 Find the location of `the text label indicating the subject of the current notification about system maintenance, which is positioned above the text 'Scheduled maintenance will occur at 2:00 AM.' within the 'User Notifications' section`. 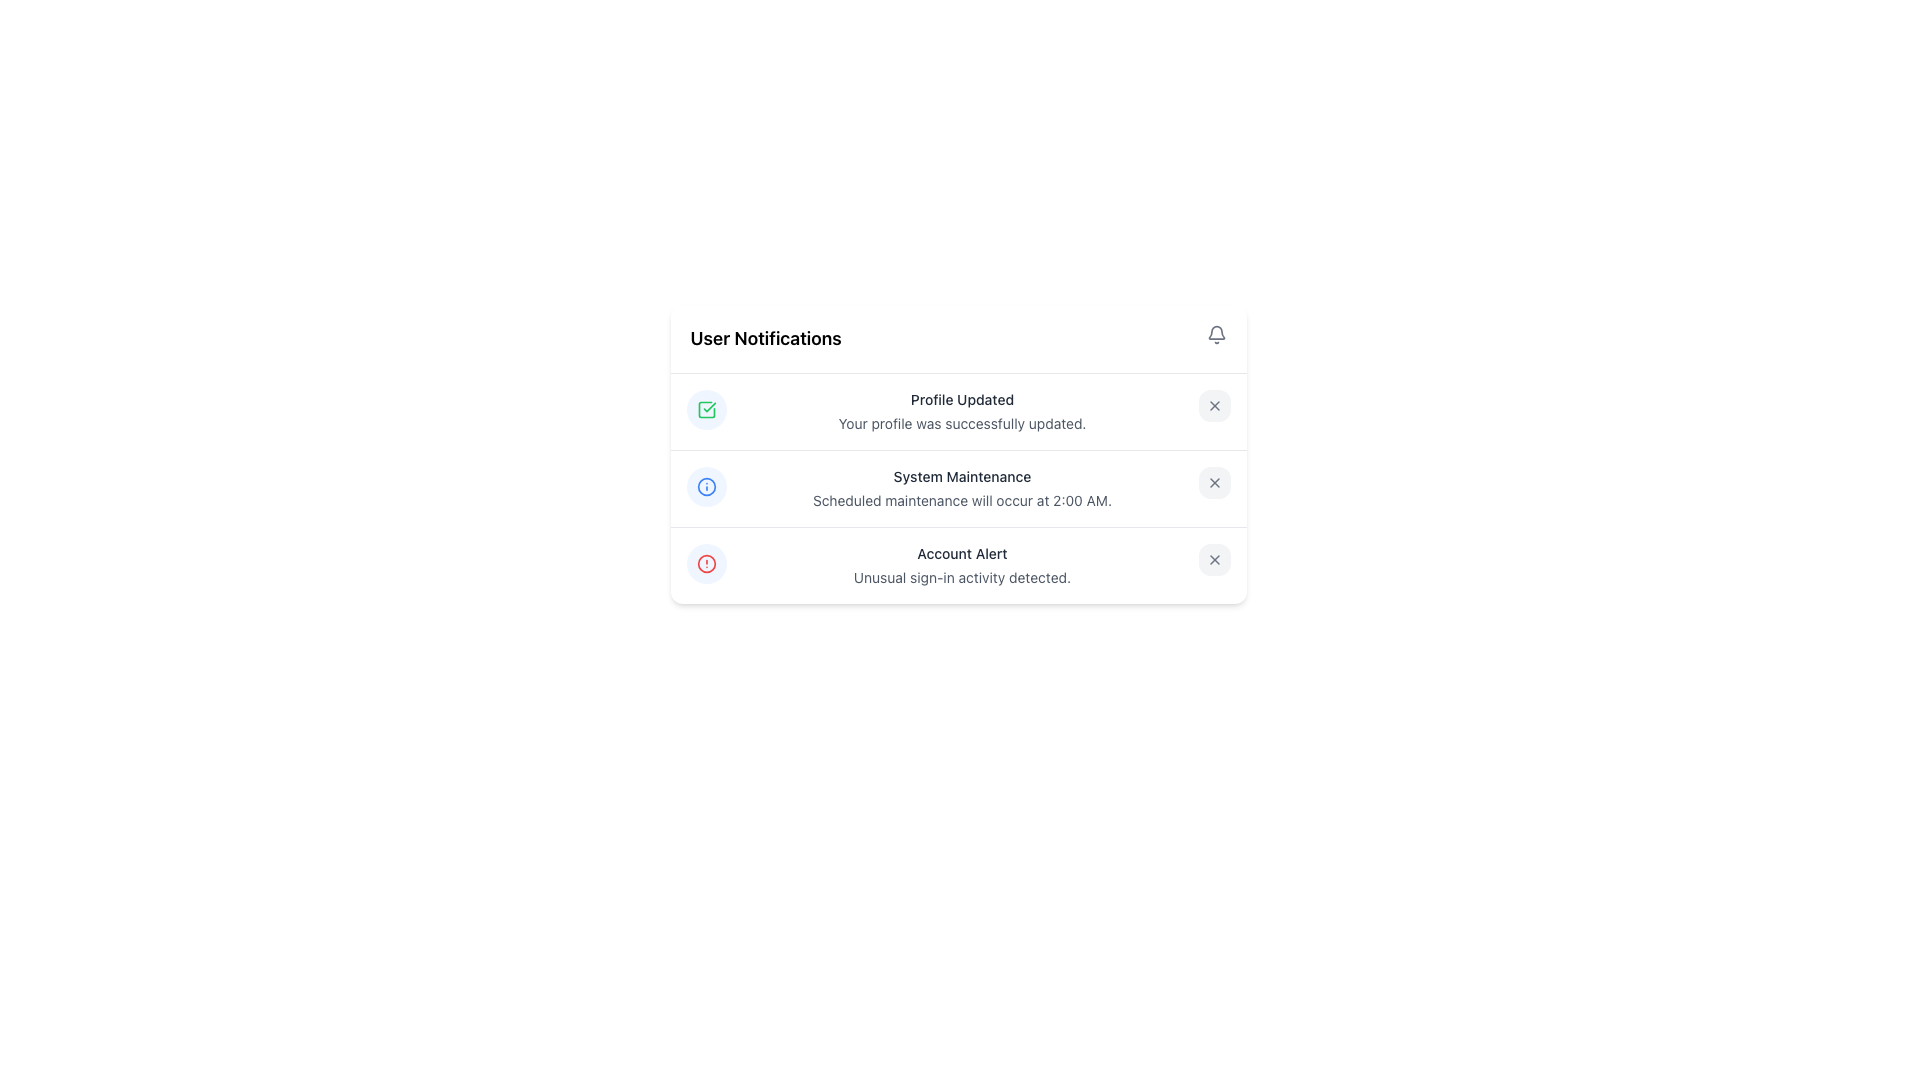

the text label indicating the subject of the current notification about system maintenance, which is positioned above the text 'Scheduled maintenance will occur at 2:00 AM.' within the 'User Notifications' section is located at coordinates (962, 477).